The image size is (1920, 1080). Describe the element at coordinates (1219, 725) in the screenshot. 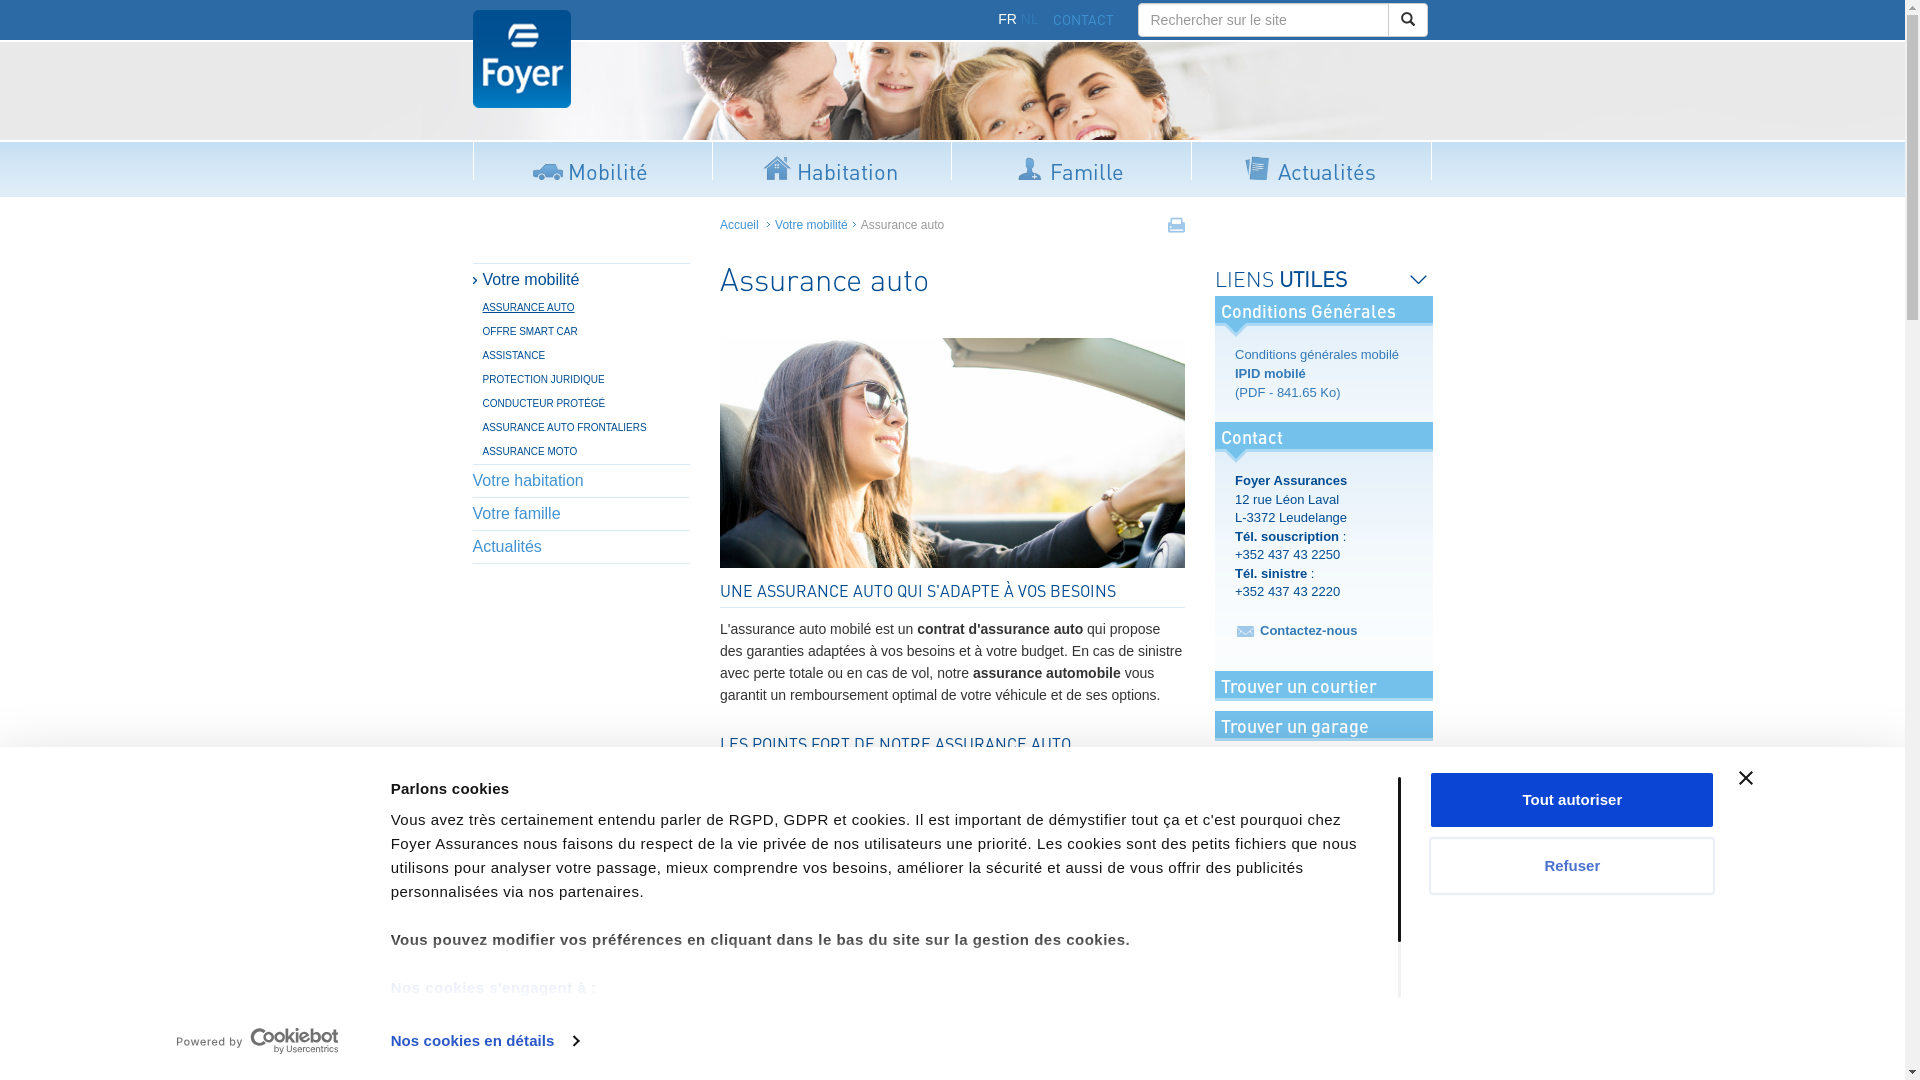

I see `'Trouver un garage'` at that location.